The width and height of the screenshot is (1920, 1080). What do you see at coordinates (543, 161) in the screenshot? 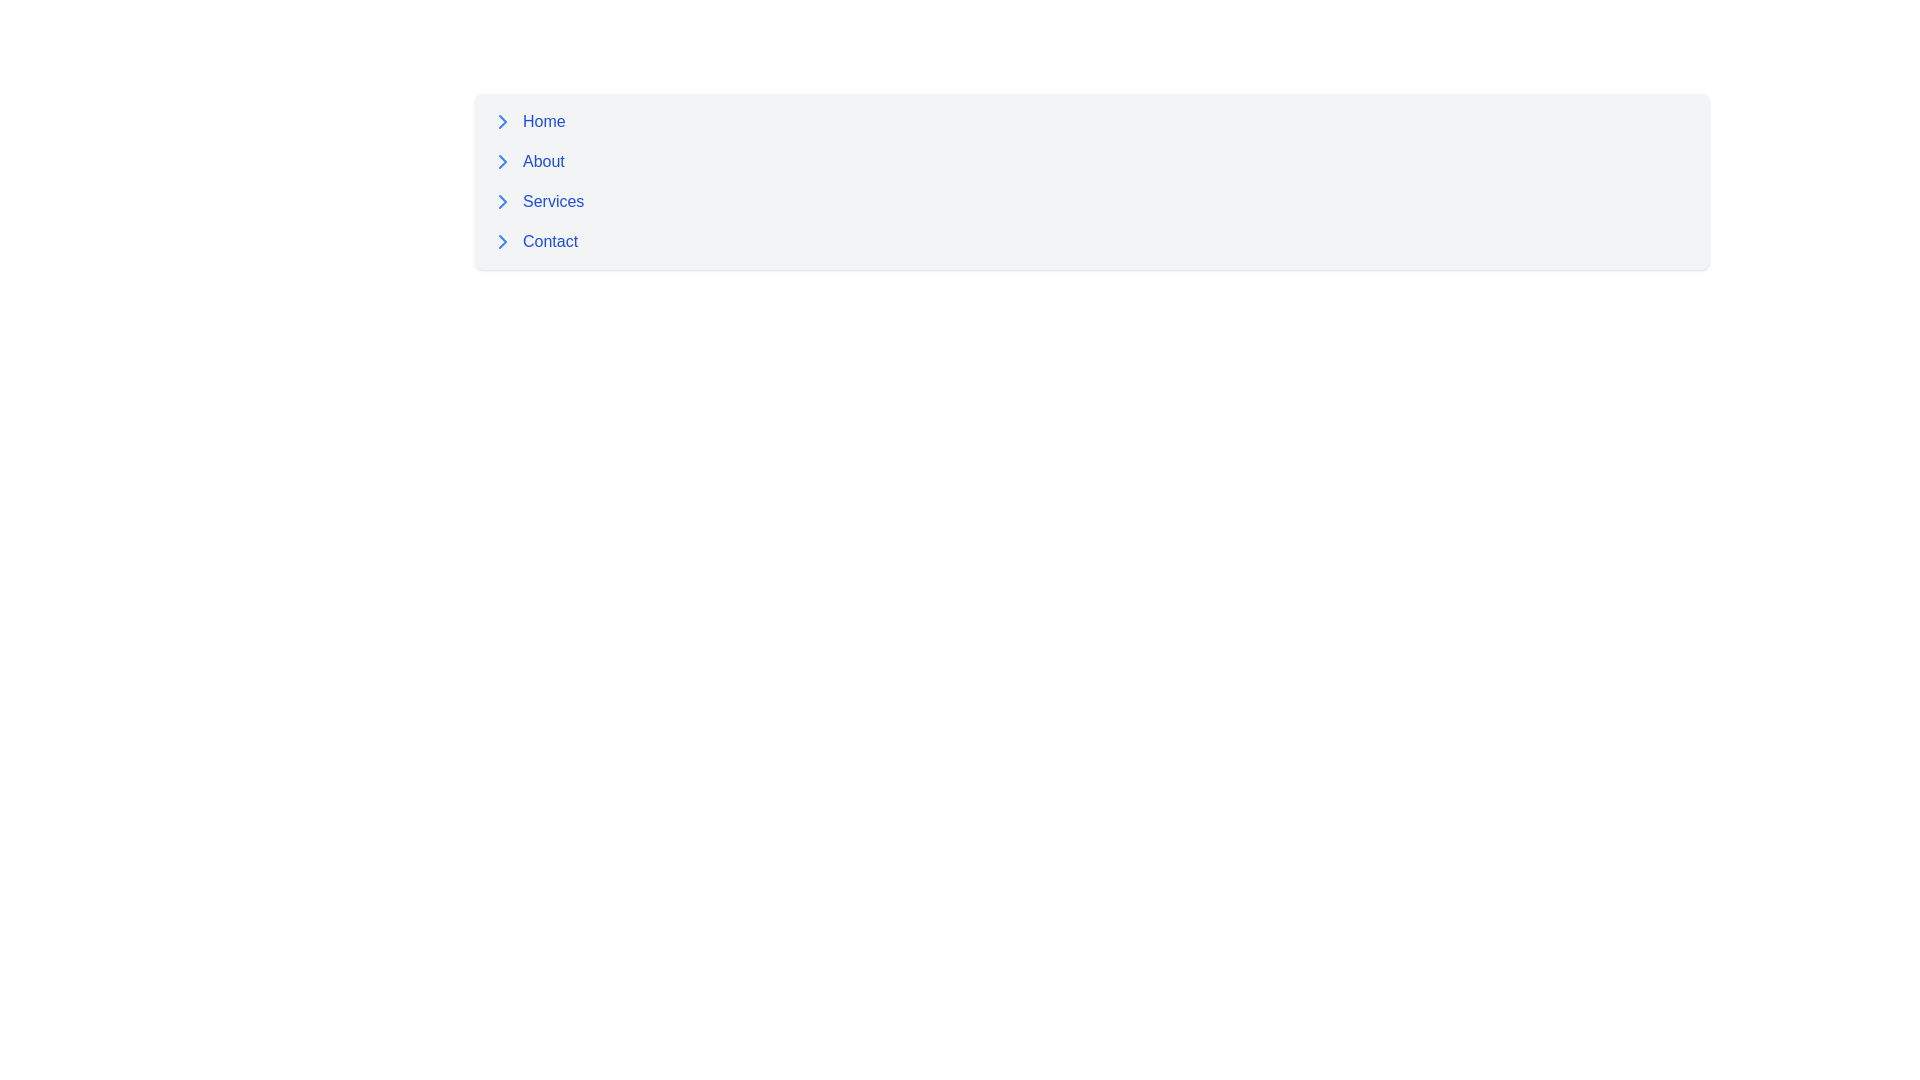
I see `the 'About' hyperlink, which is the second item in the vertical menu` at bounding box center [543, 161].